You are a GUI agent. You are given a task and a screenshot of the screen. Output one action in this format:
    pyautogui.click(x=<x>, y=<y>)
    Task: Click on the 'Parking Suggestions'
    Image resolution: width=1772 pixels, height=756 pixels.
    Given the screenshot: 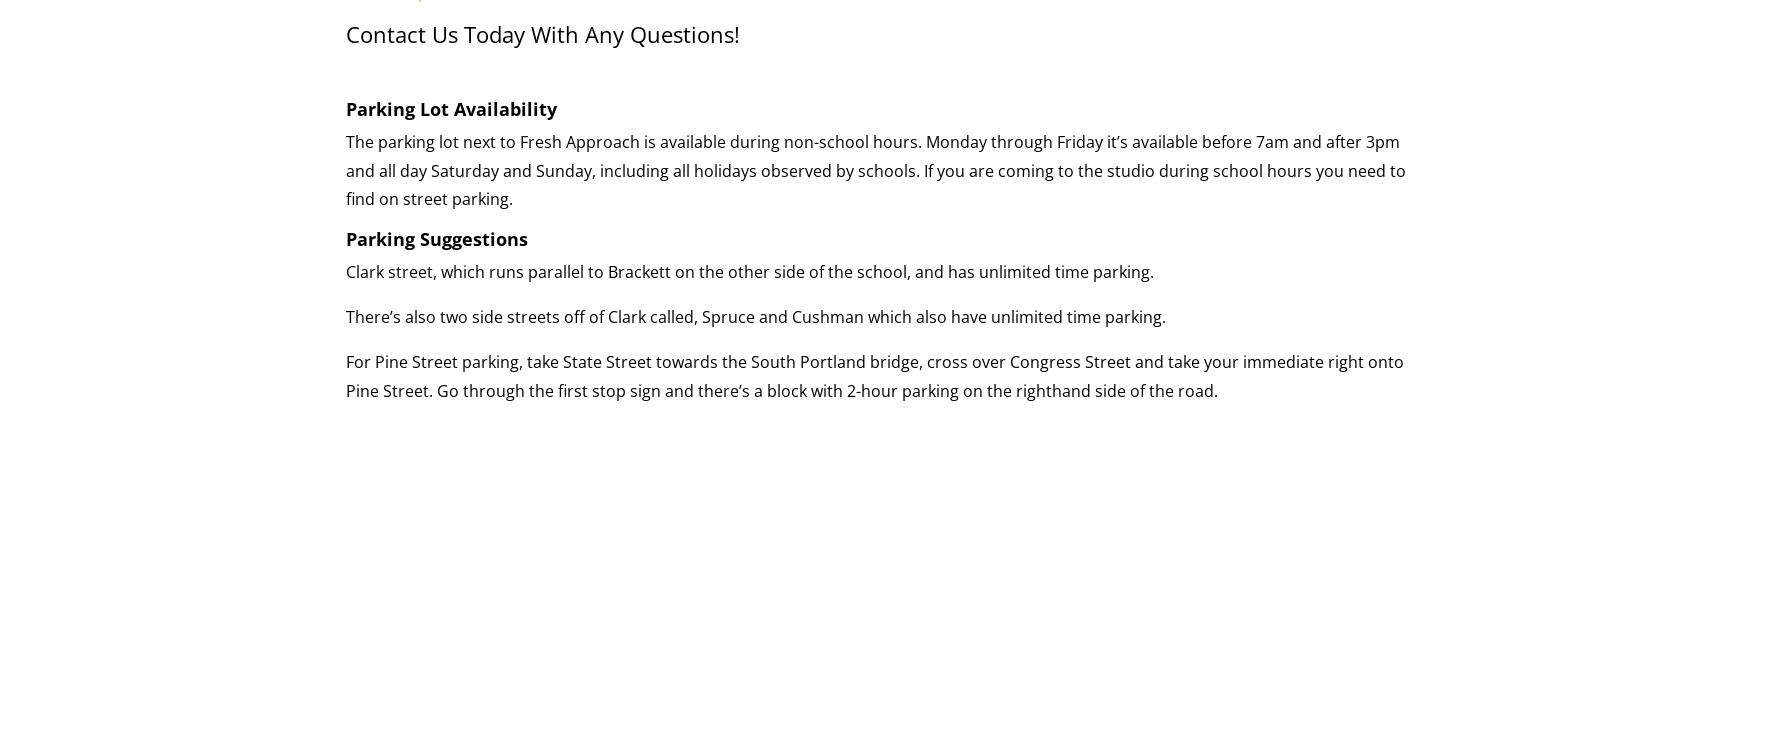 What is the action you would take?
    pyautogui.click(x=346, y=238)
    